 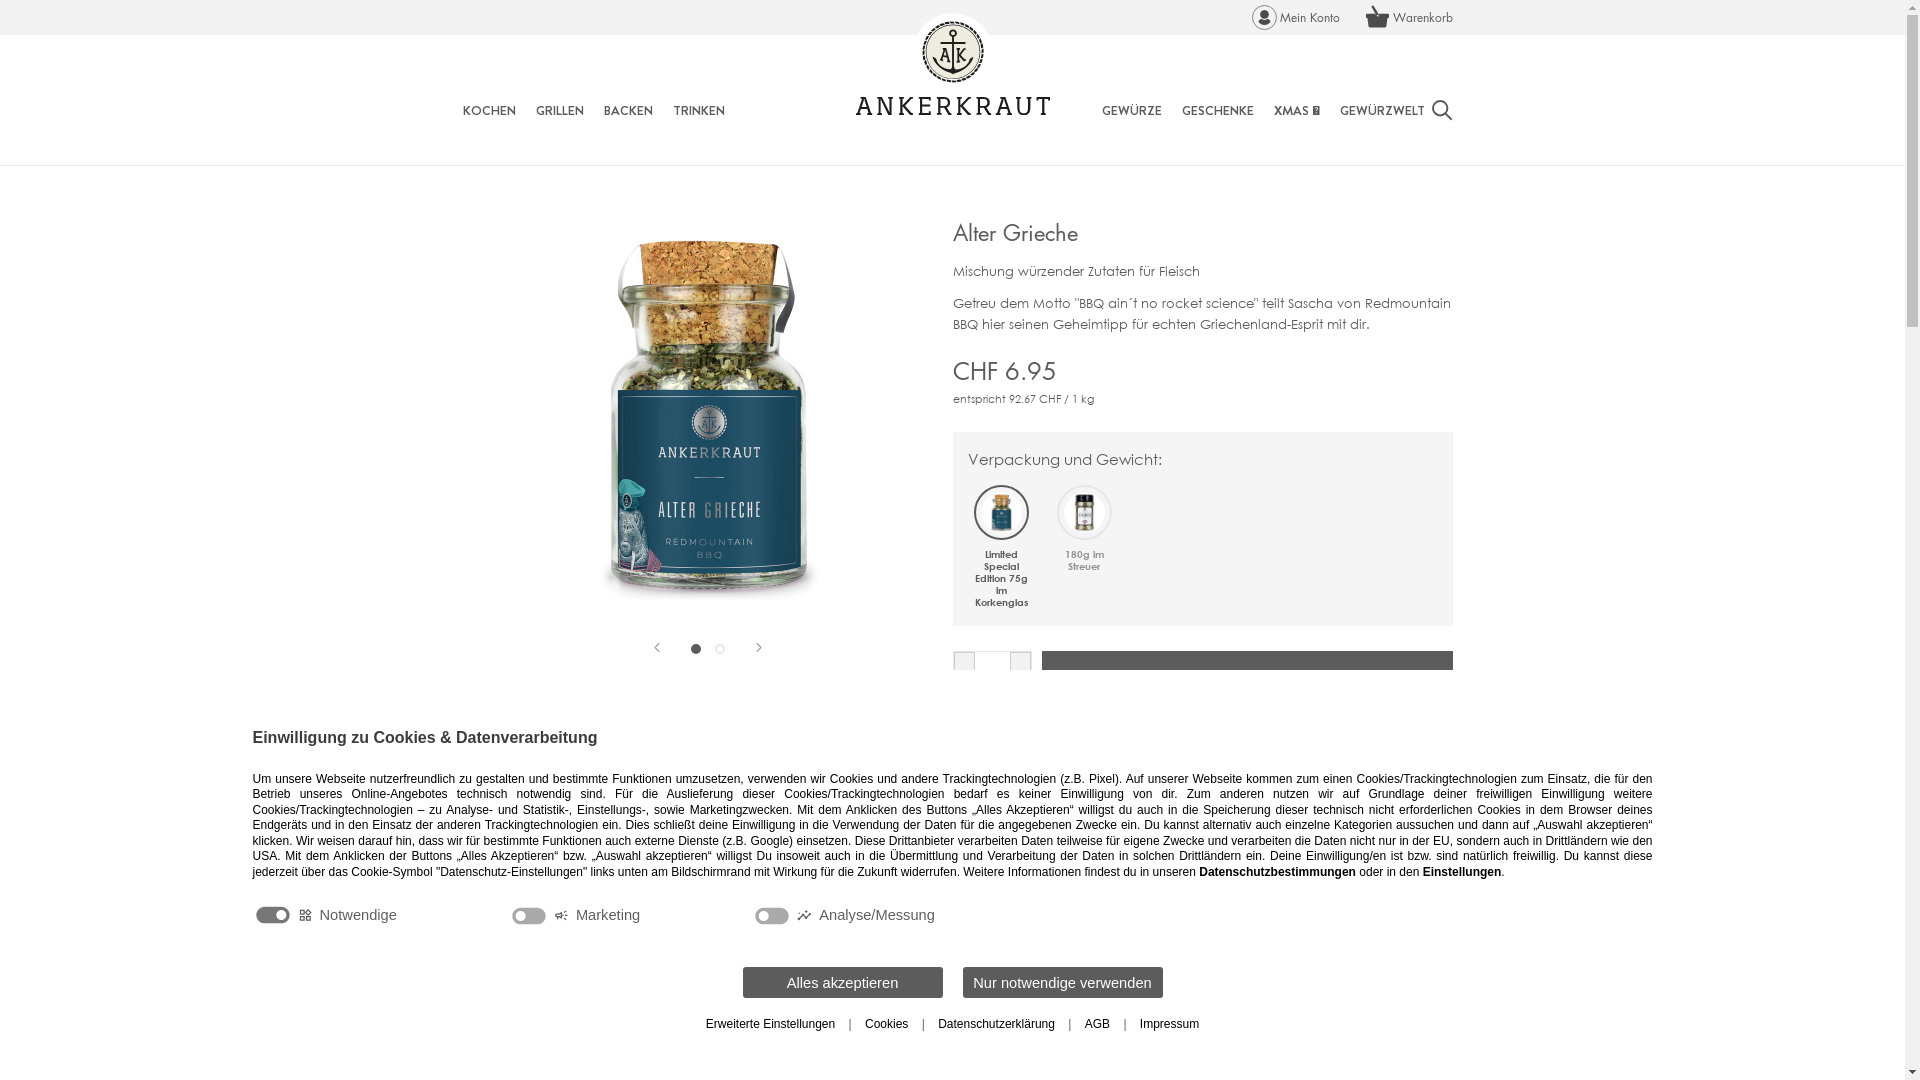 What do you see at coordinates (1406, 17) in the screenshot?
I see `'Warenkorb` at bounding box center [1406, 17].